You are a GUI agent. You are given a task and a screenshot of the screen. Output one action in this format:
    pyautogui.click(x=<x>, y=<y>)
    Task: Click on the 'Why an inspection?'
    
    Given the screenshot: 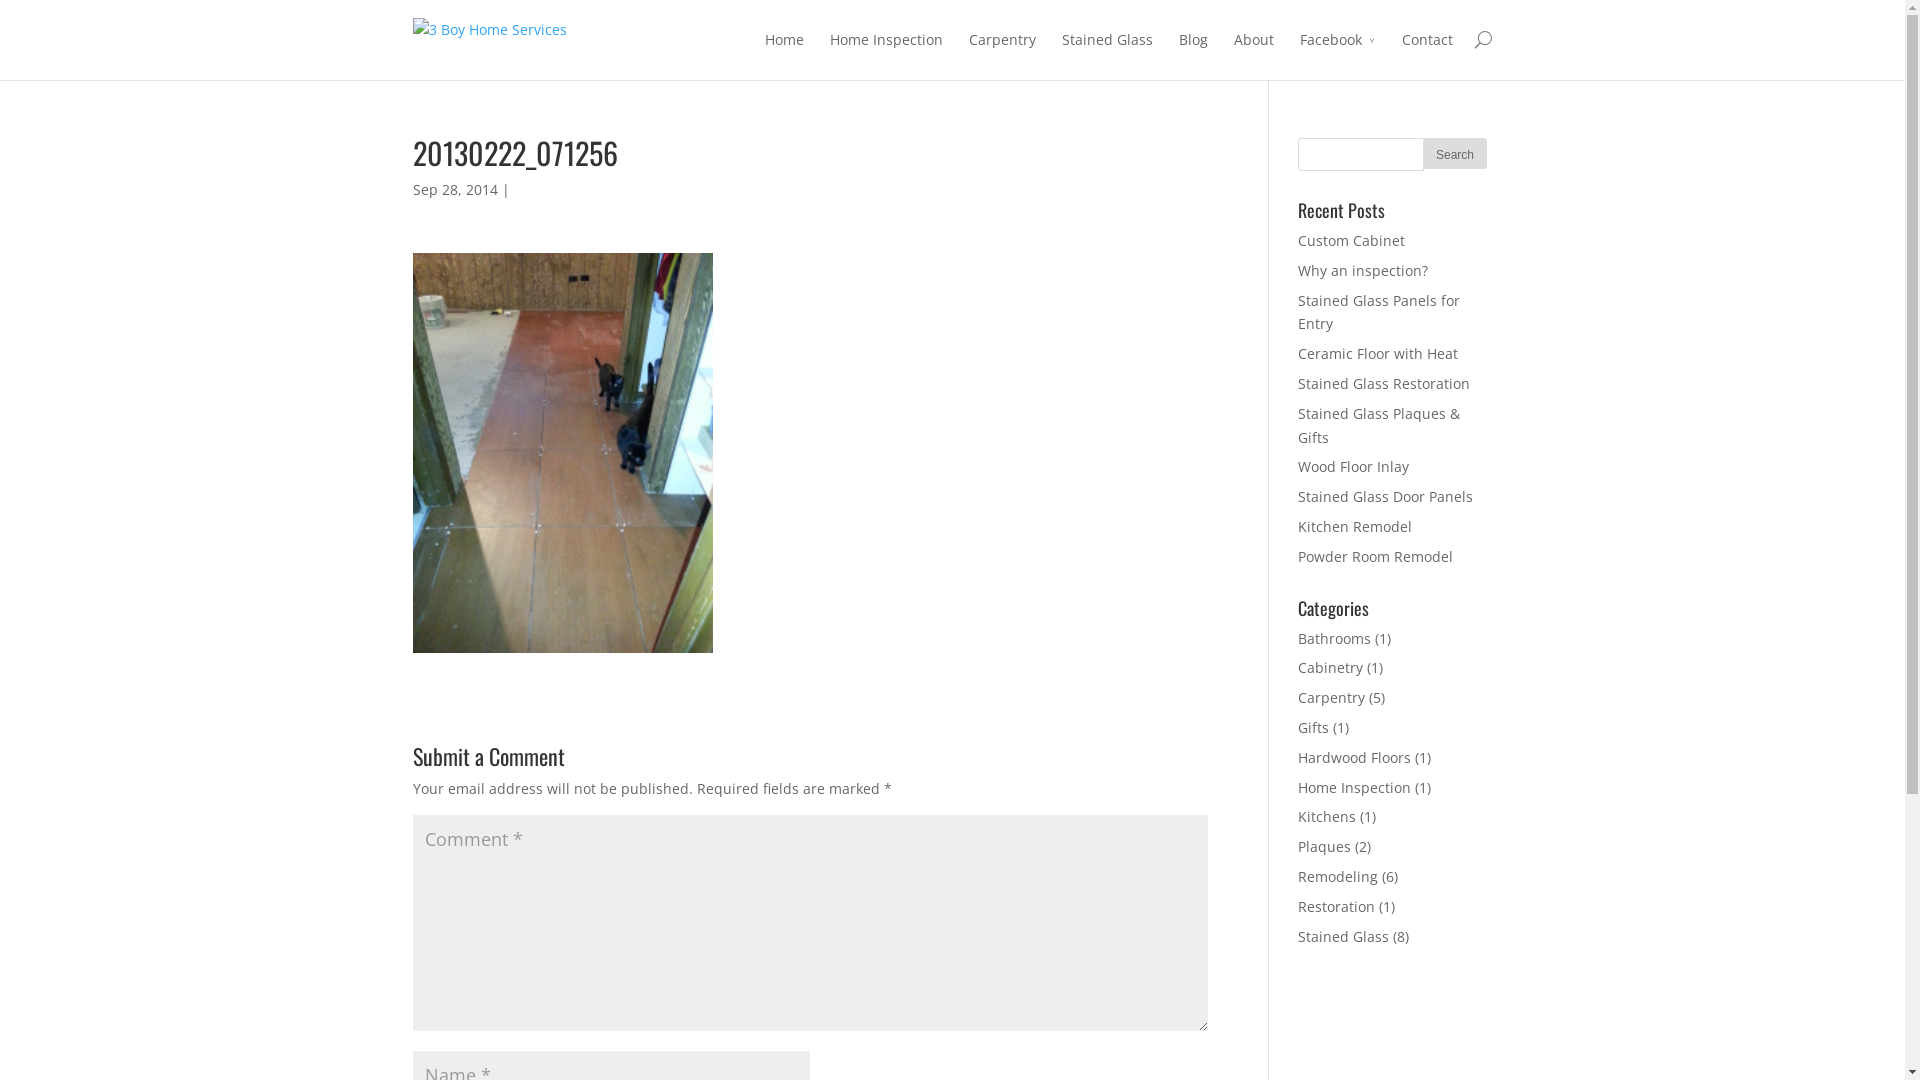 What is the action you would take?
    pyautogui.click(x=1362, y=270)
    